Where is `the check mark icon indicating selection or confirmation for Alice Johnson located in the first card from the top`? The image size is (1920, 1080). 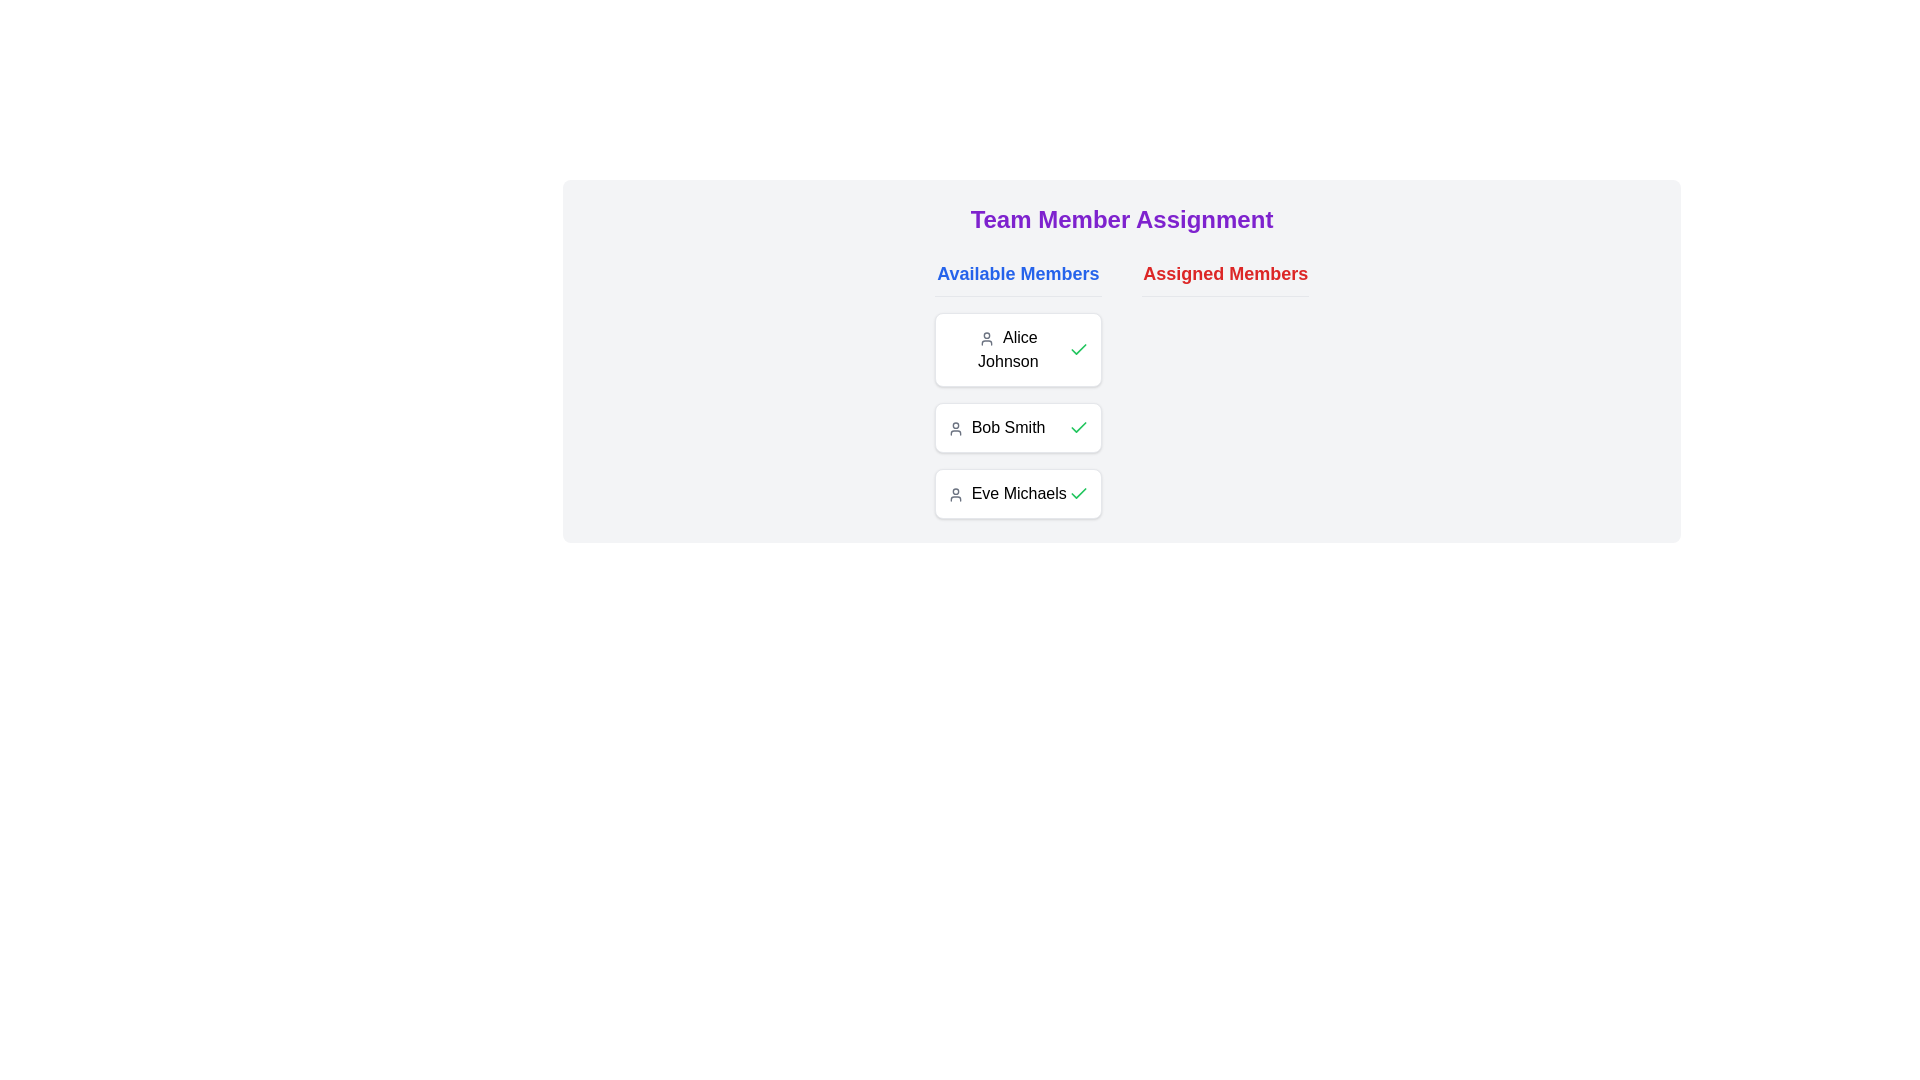
the check mark icon indicating selection or confirmation for Alice Johnson located in the first card from the top is located at coordinates (1078, 349).